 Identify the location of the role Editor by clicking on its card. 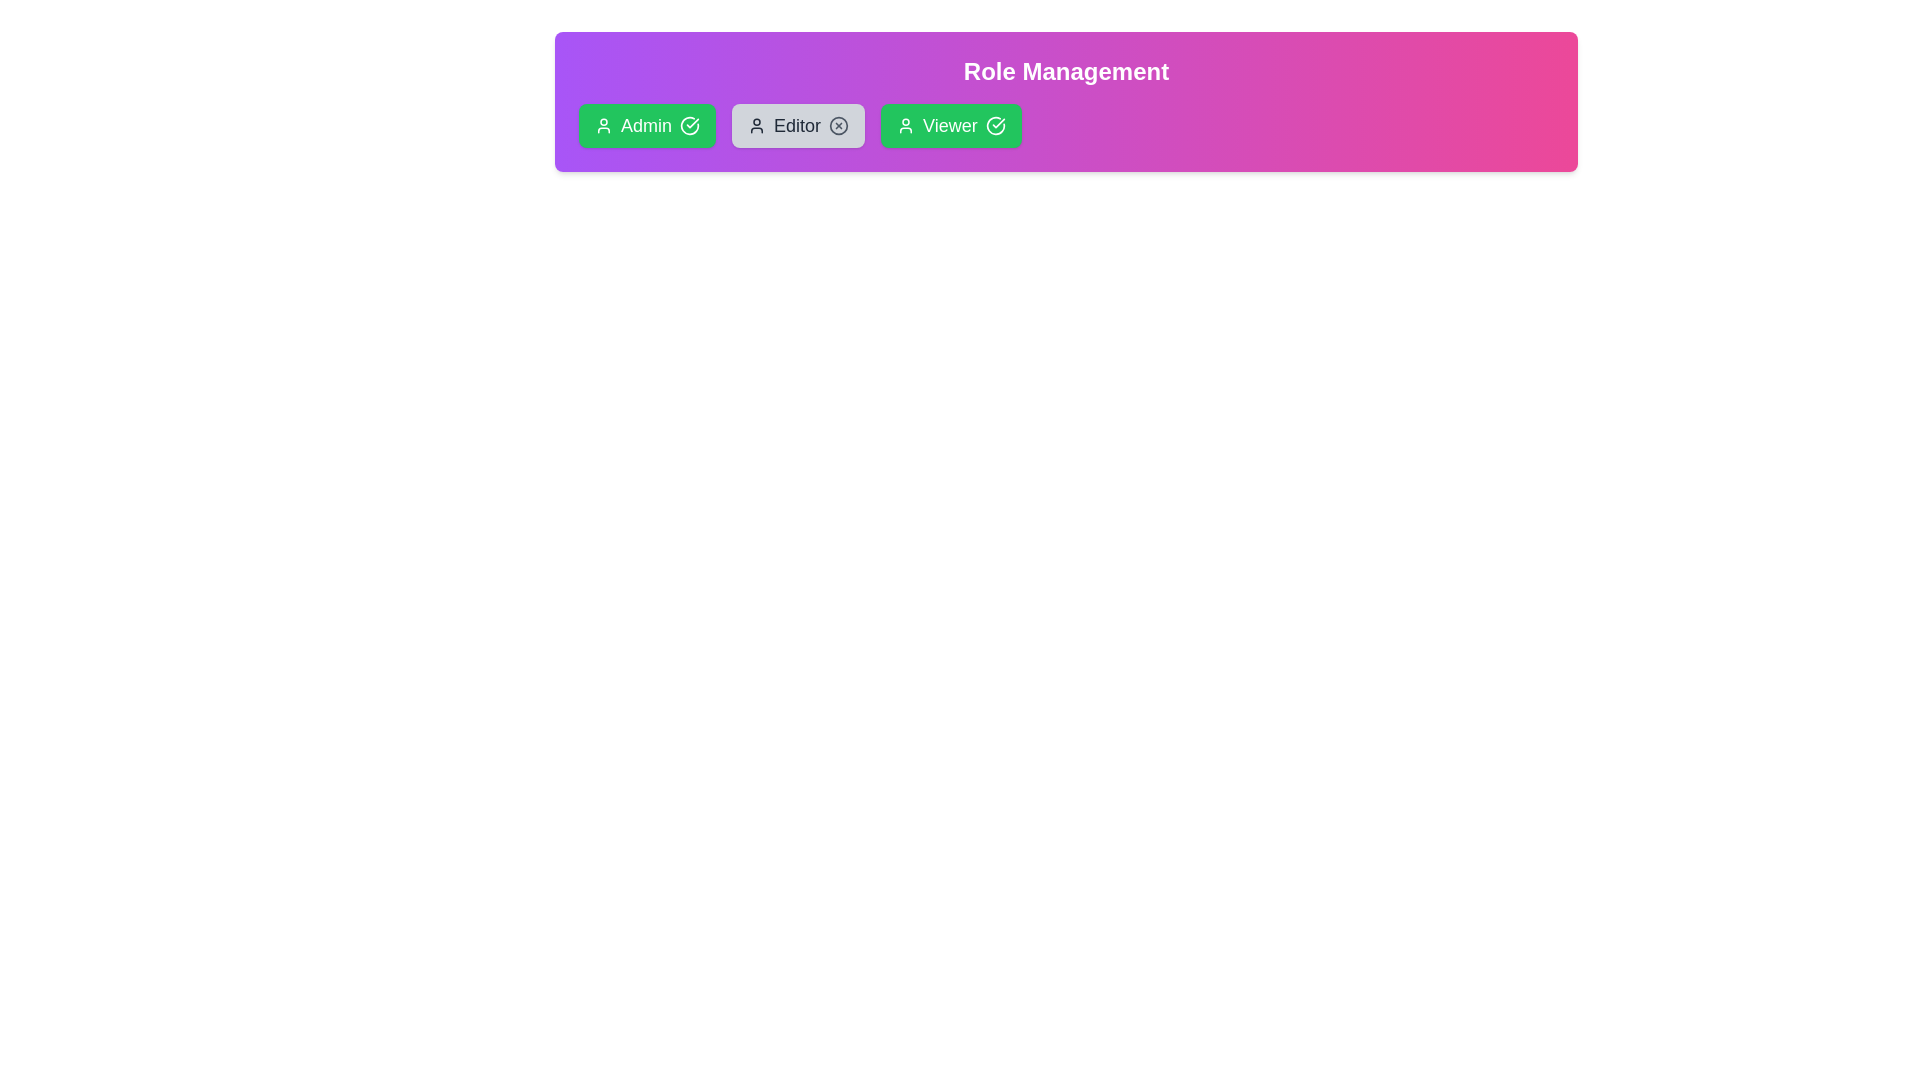
(797, 126).